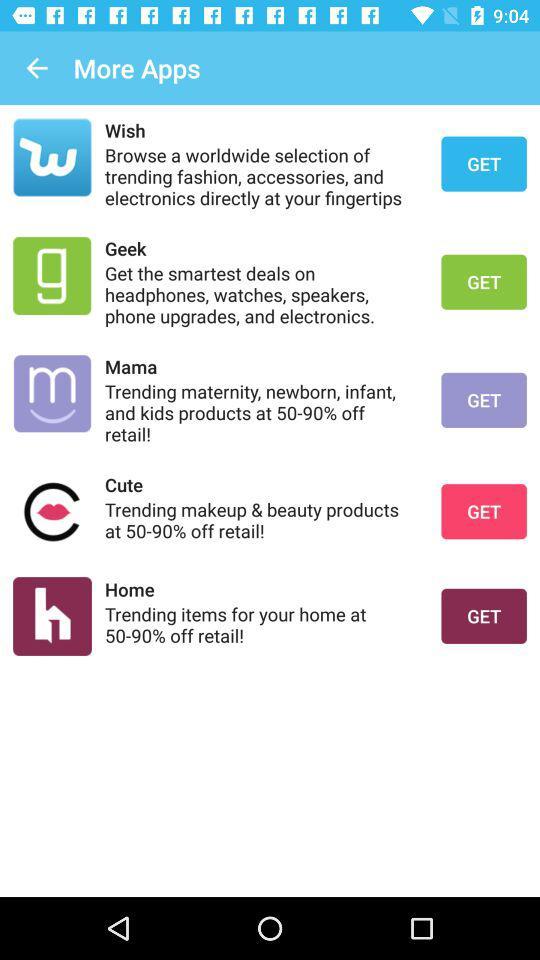  What do you see at coordinates (36, 68) in the screenshot?
I see `the item next to more apps` at bounding box center [36, 68].